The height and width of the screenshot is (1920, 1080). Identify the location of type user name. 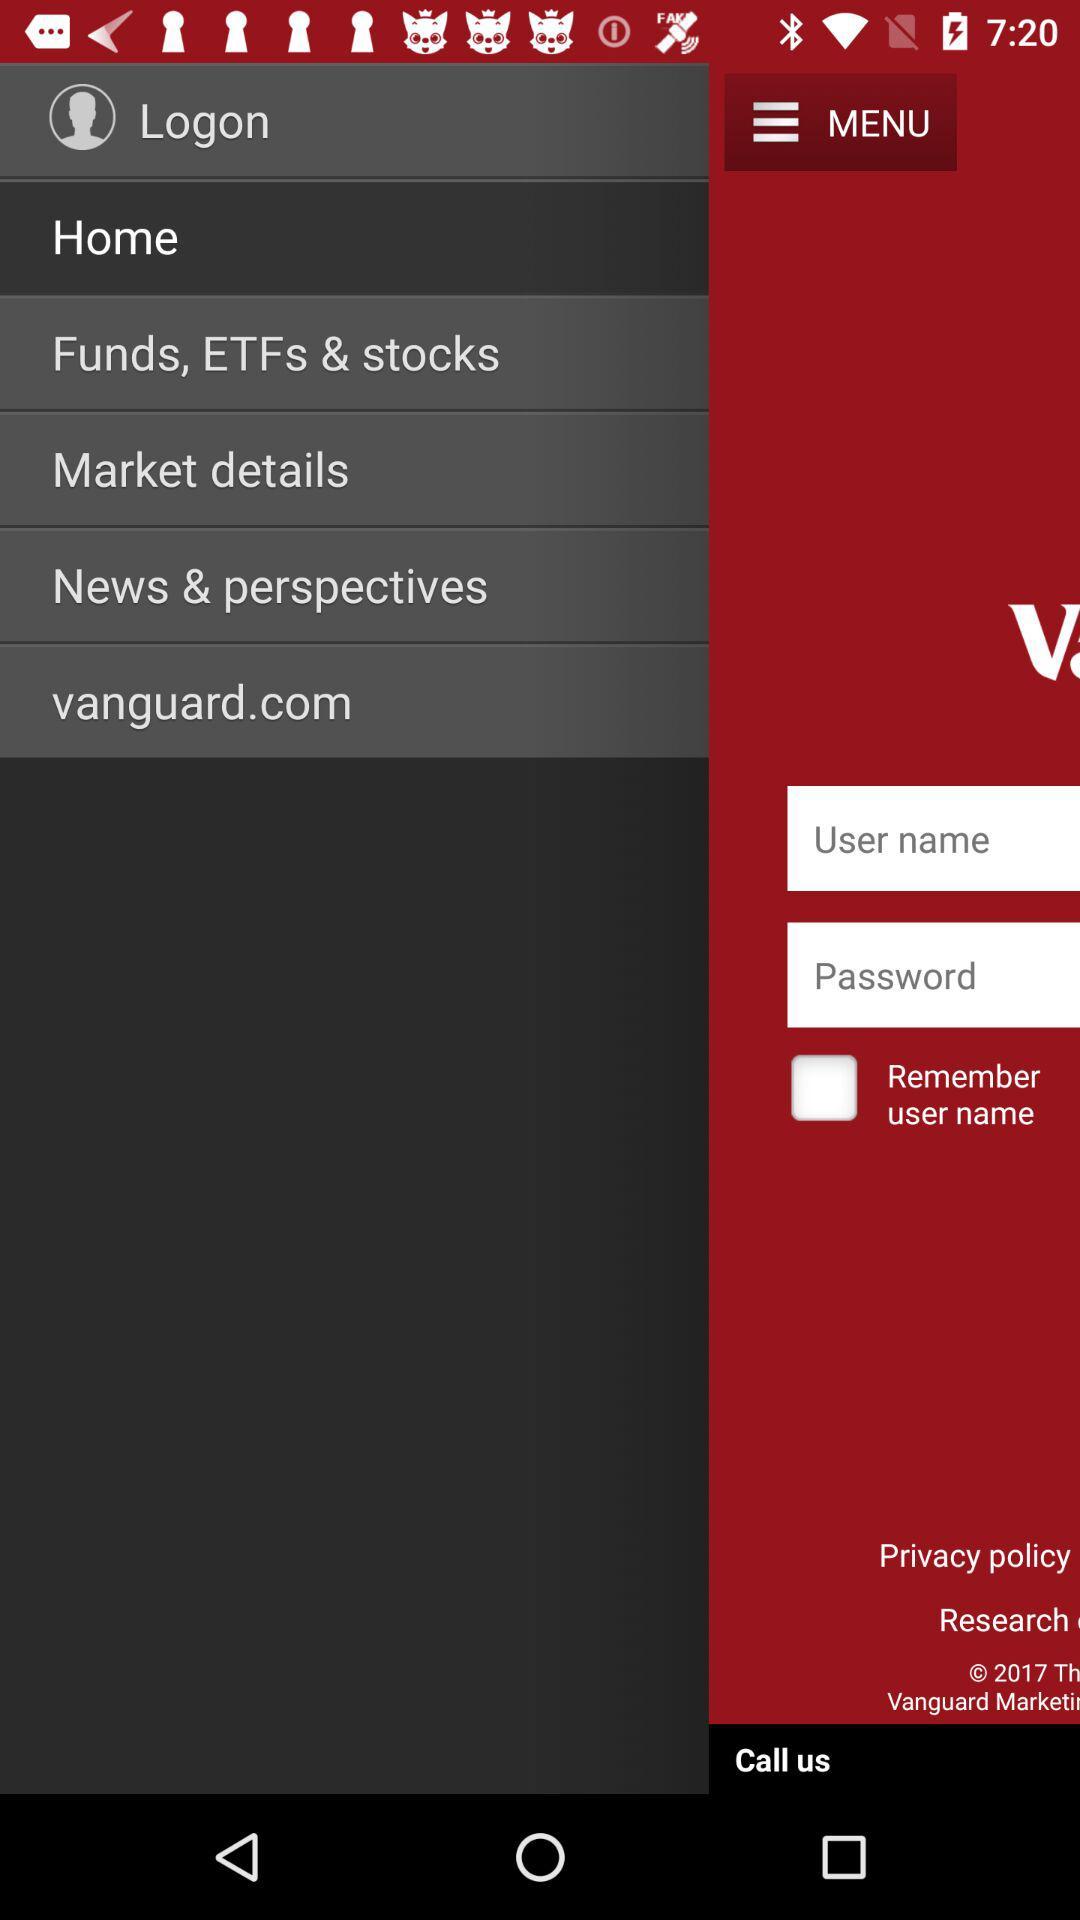
(933, 838).